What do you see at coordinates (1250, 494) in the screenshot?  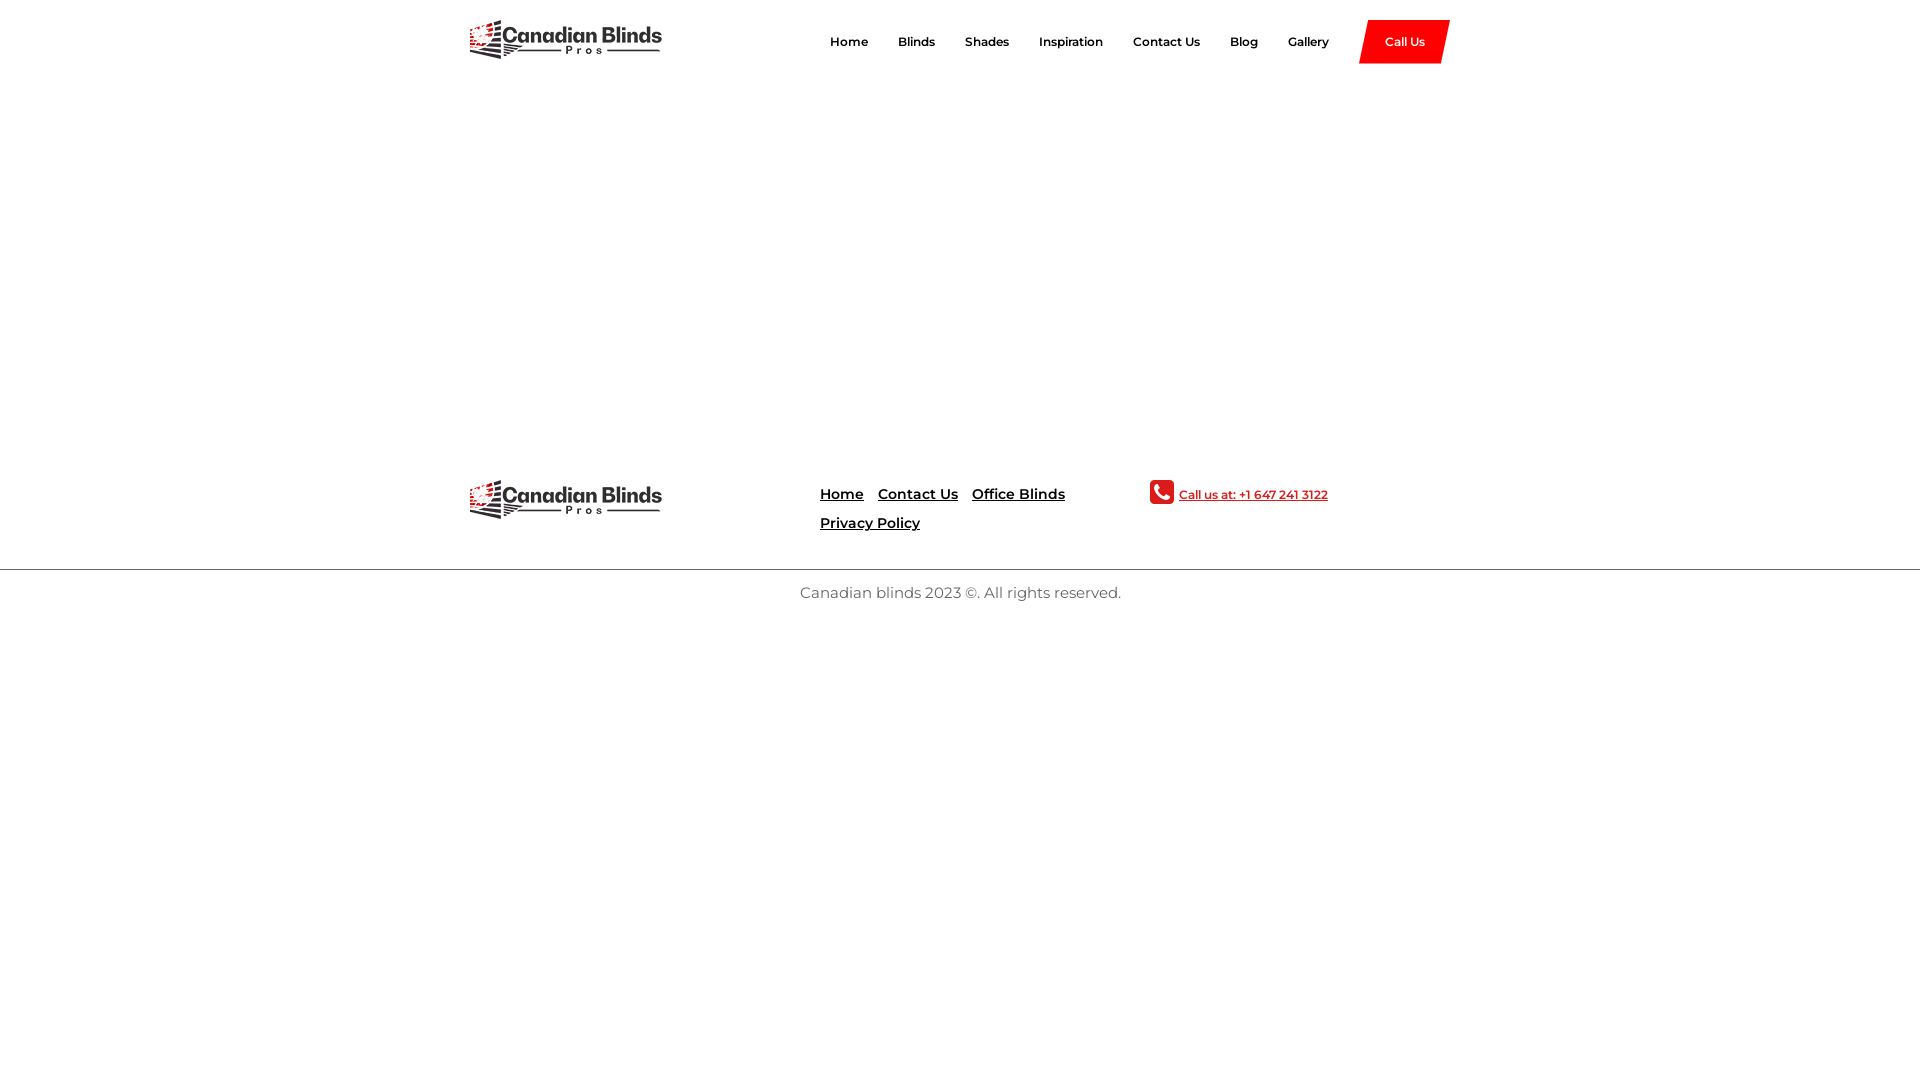 I see `'Call us at: +1 647 241 3122'` at bounding box center [1250, 494].